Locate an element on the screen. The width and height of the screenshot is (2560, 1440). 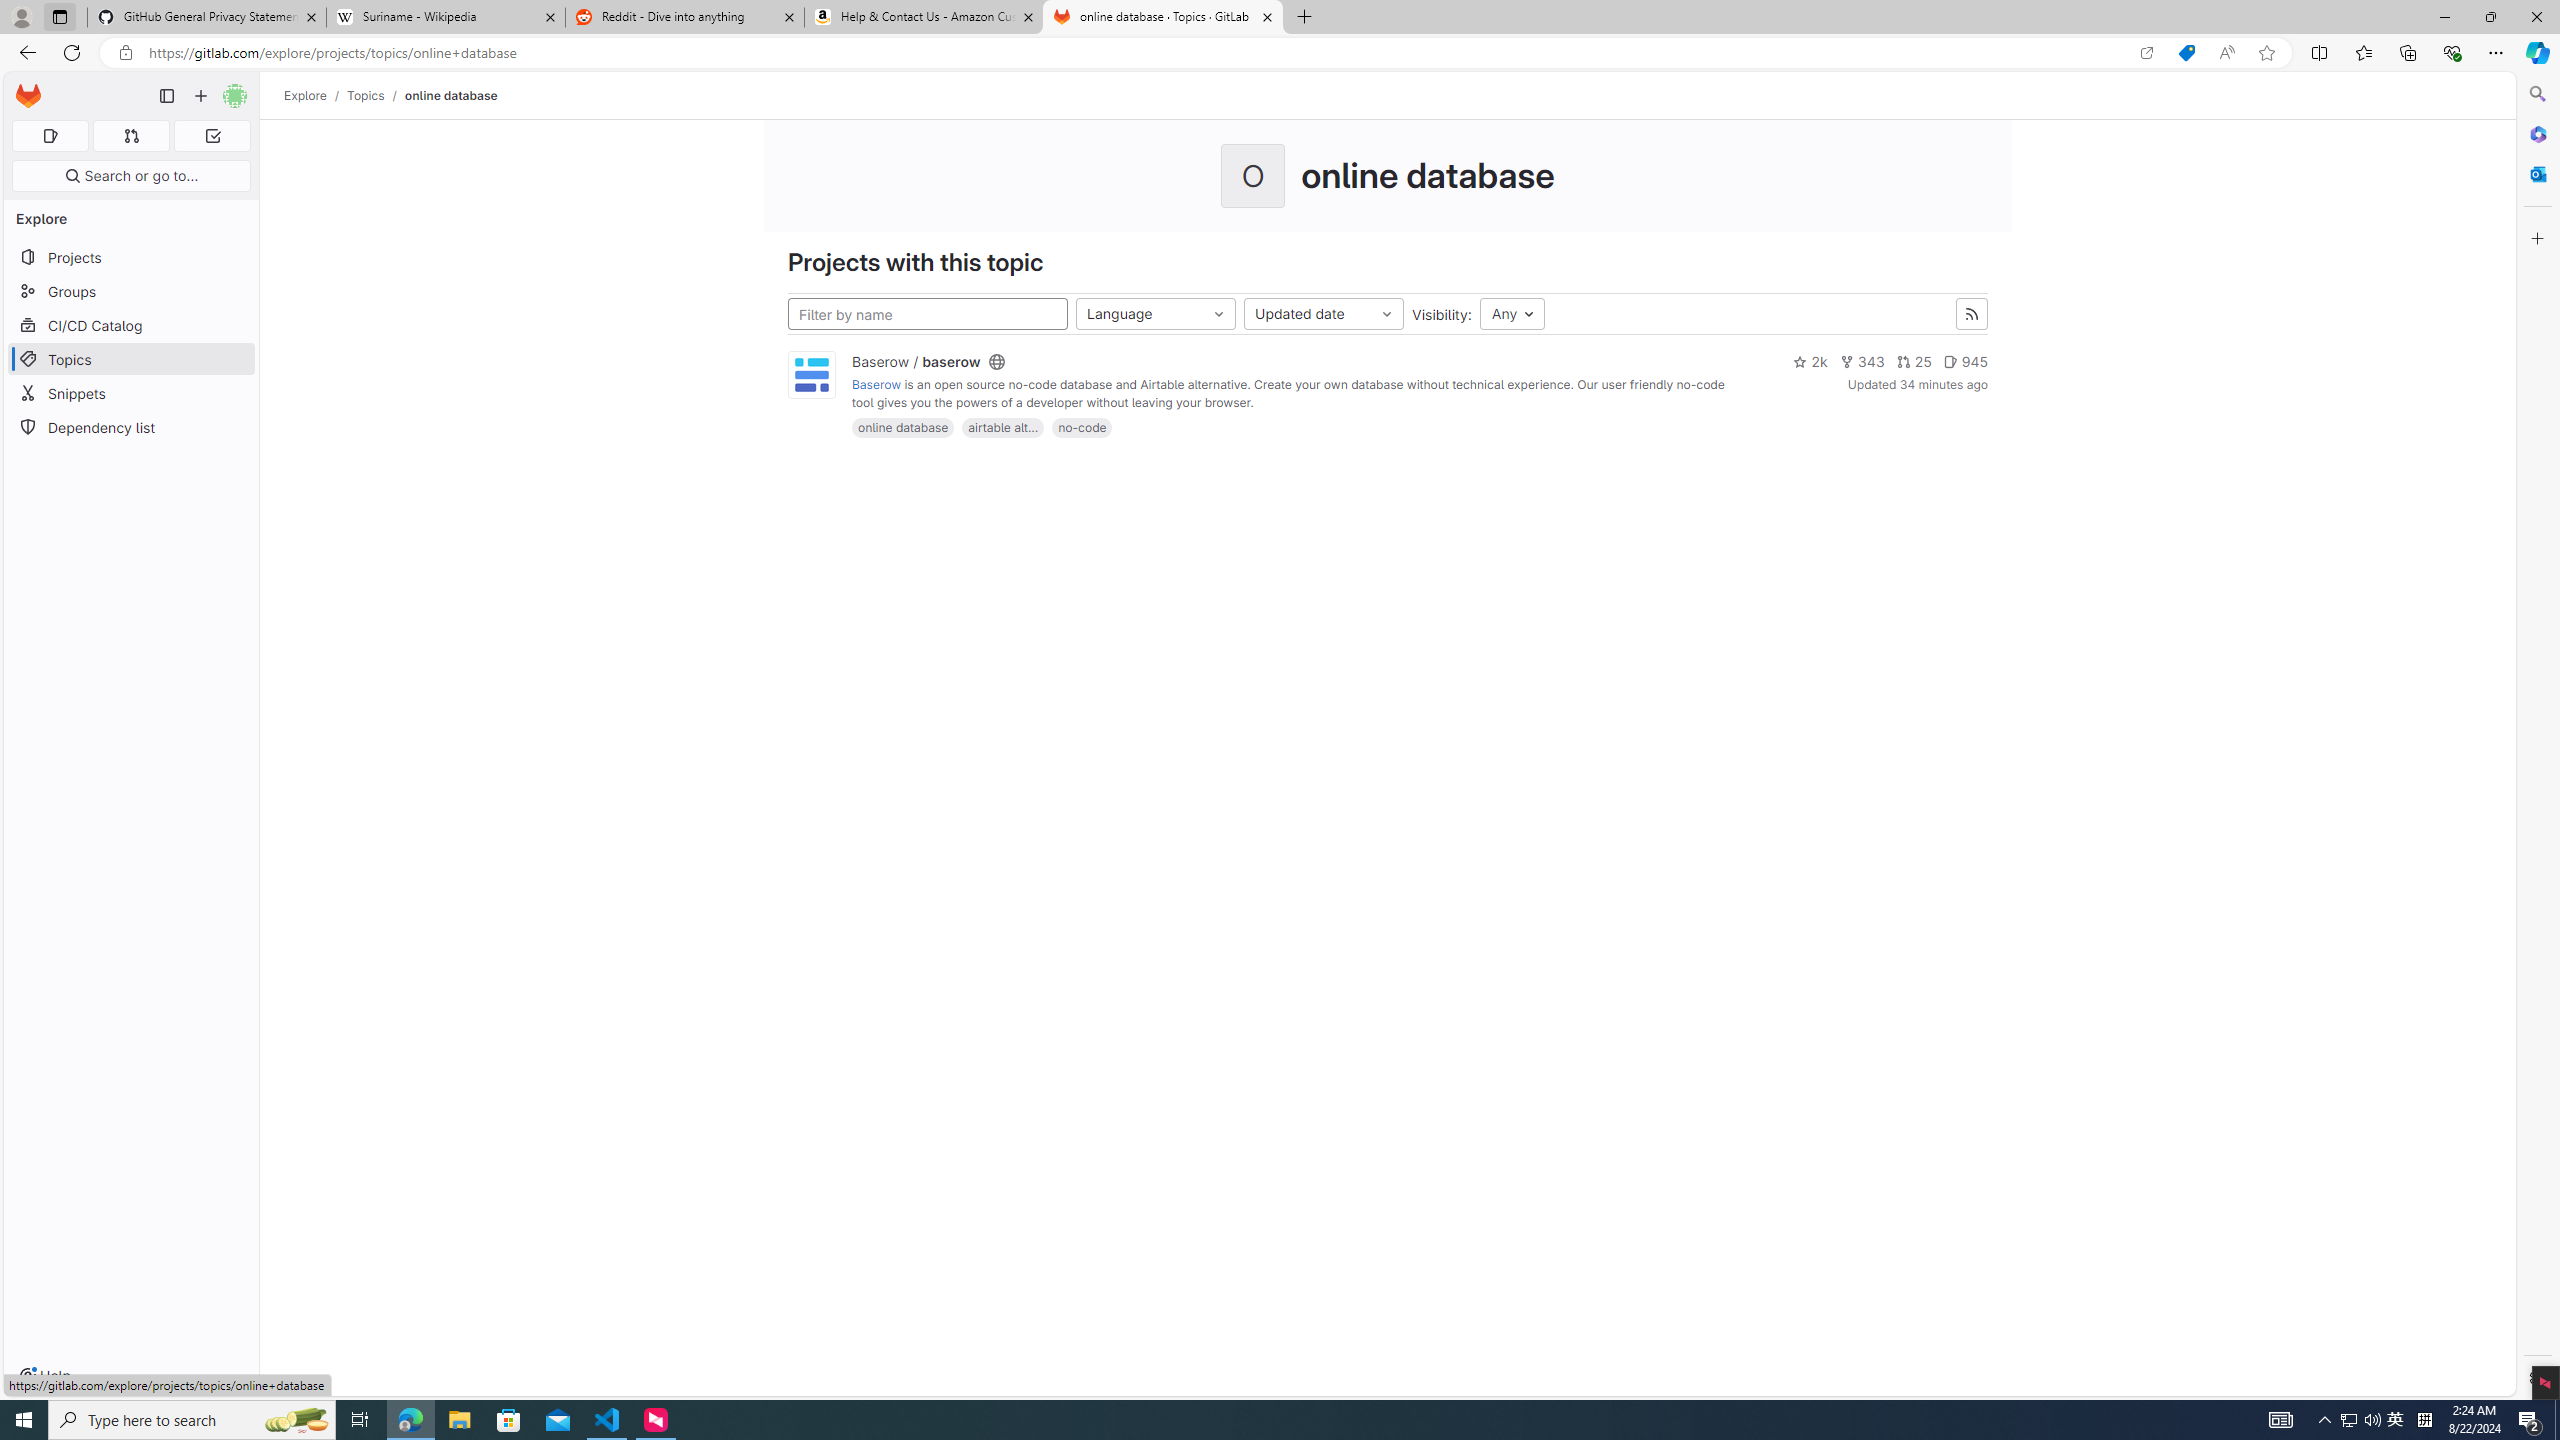
'Suriname - Wikipedia' is located at coordinates (444, 16).